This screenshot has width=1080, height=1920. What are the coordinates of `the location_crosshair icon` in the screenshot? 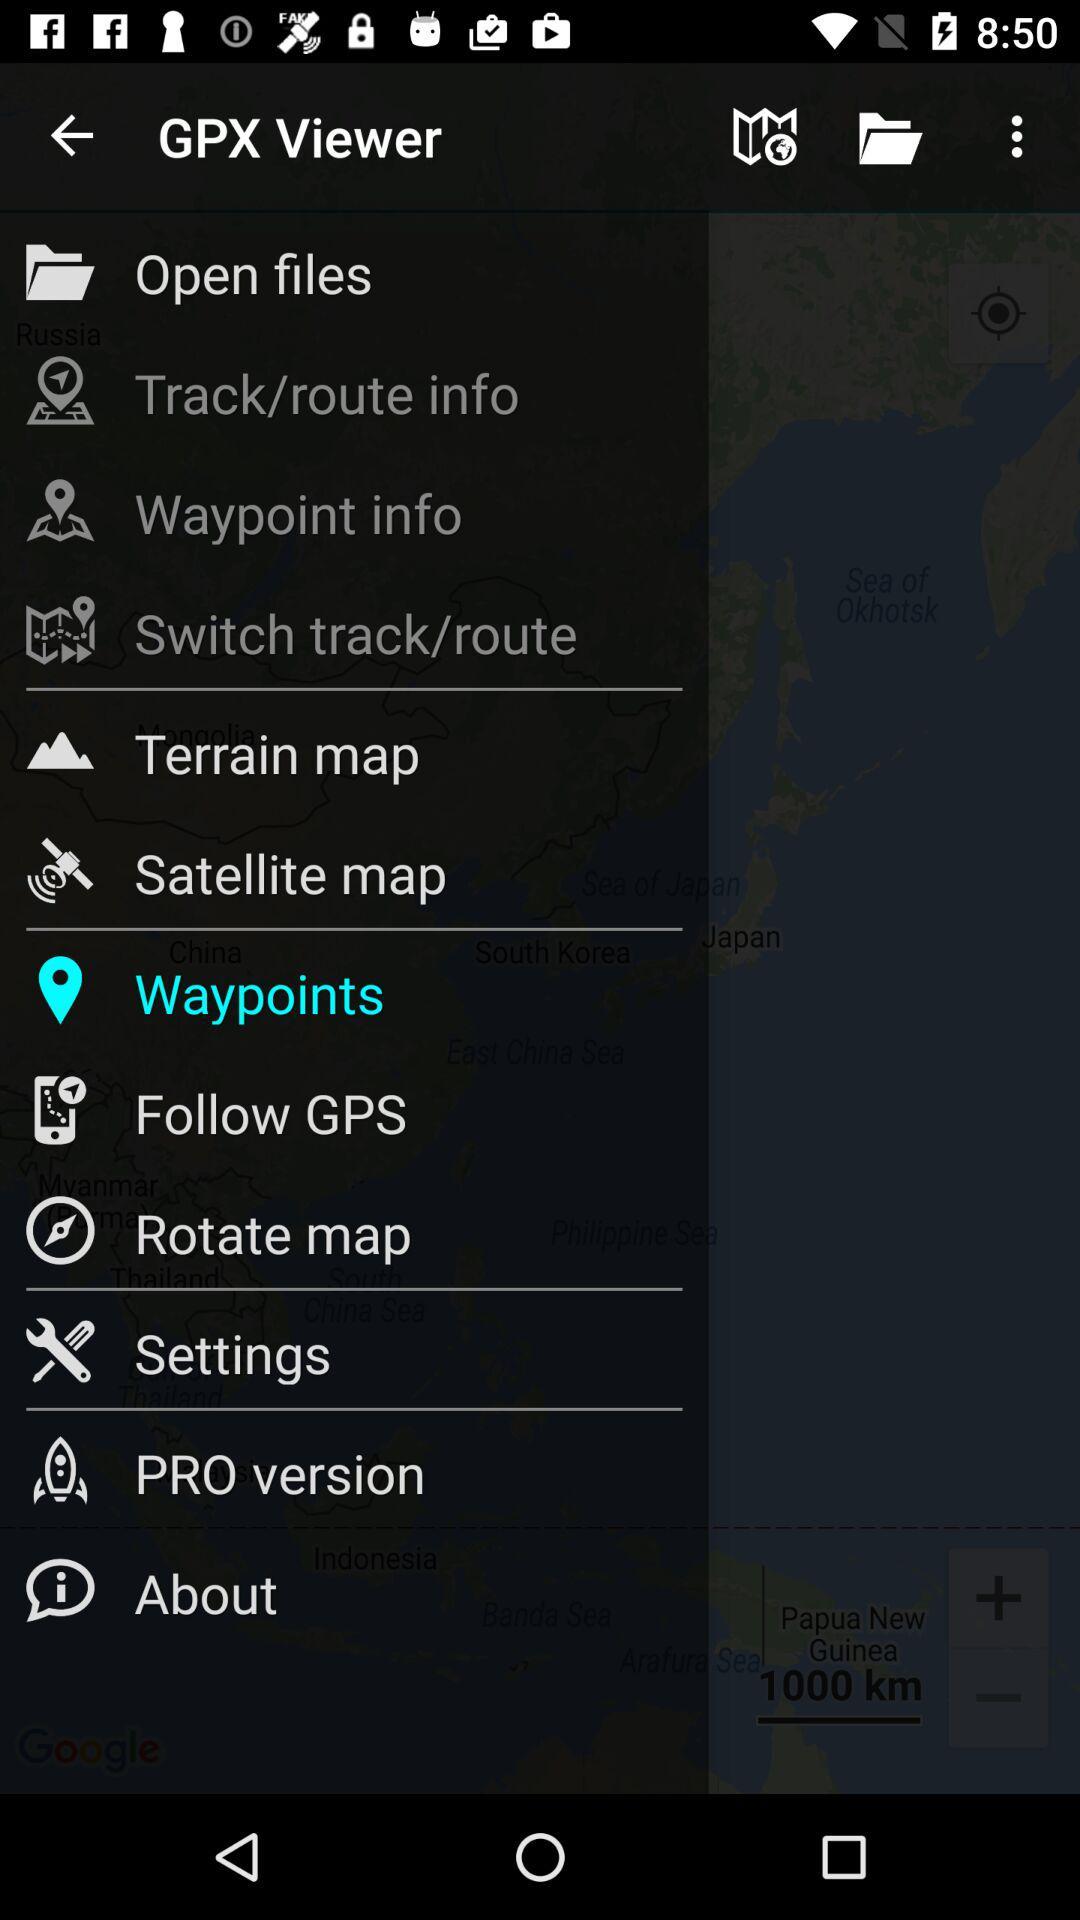 It's located at (998, 313).